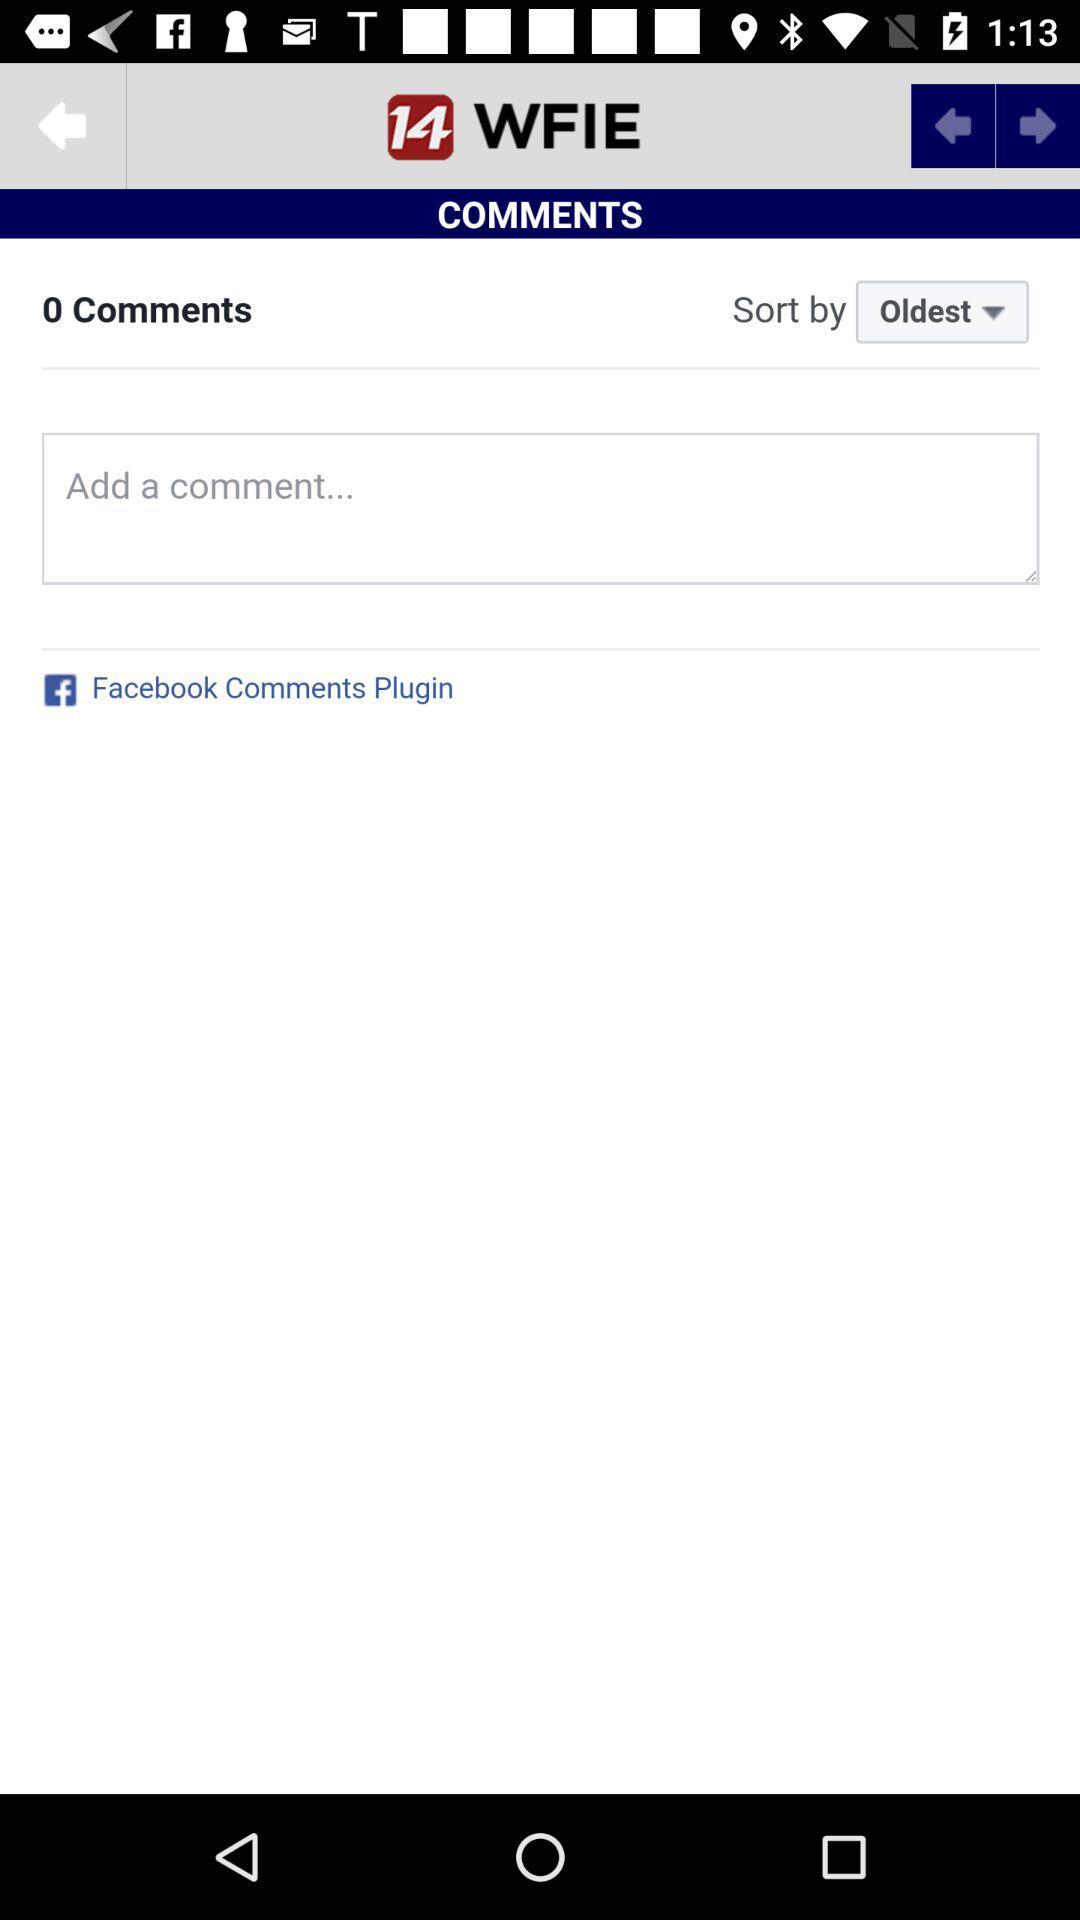 The image size is (1080, 1920). Describe the element at coordinates (540, 124) in the screenshot. I see `go home` at that location.